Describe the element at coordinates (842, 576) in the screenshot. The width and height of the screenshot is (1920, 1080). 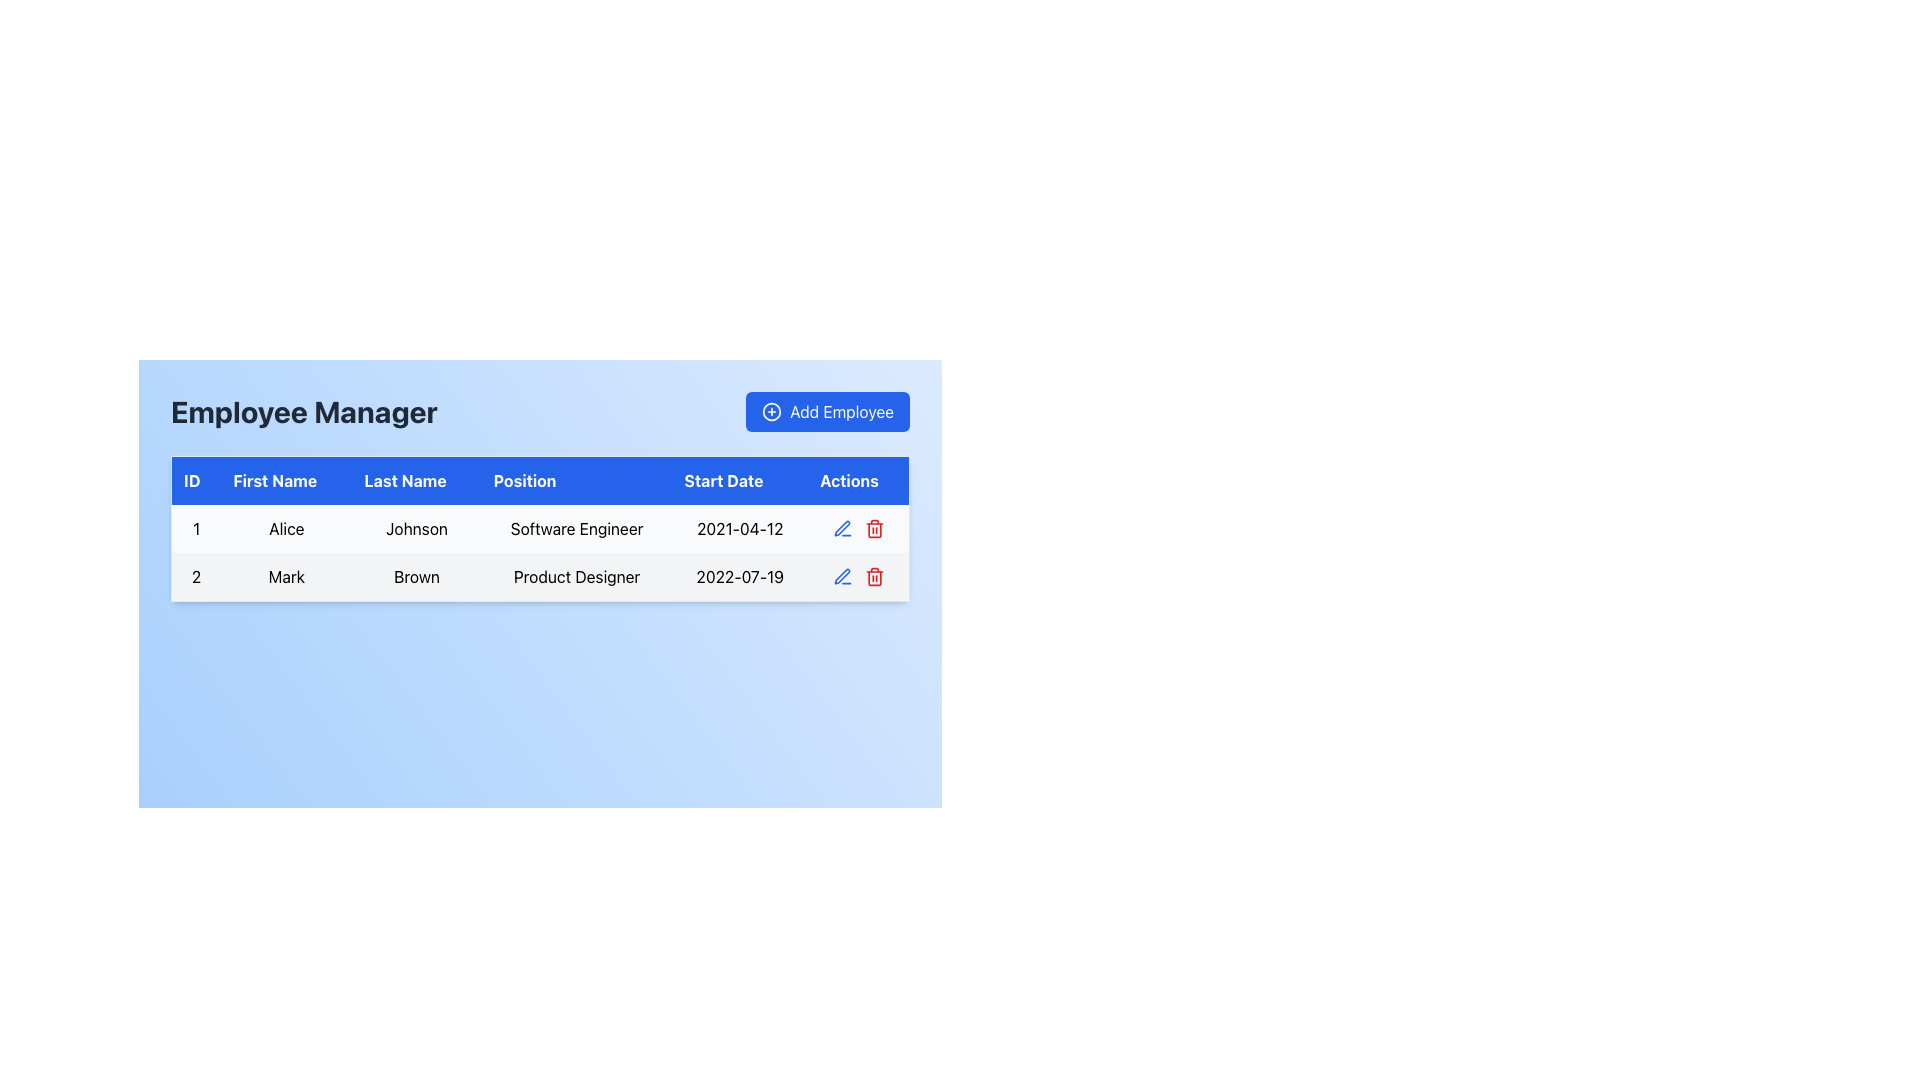
I see `the icon button that resembles a stylized pen or edit symbol located in the 'Actions' column of the second row in the table, positioned to the left of the trash bin icon` at that location.